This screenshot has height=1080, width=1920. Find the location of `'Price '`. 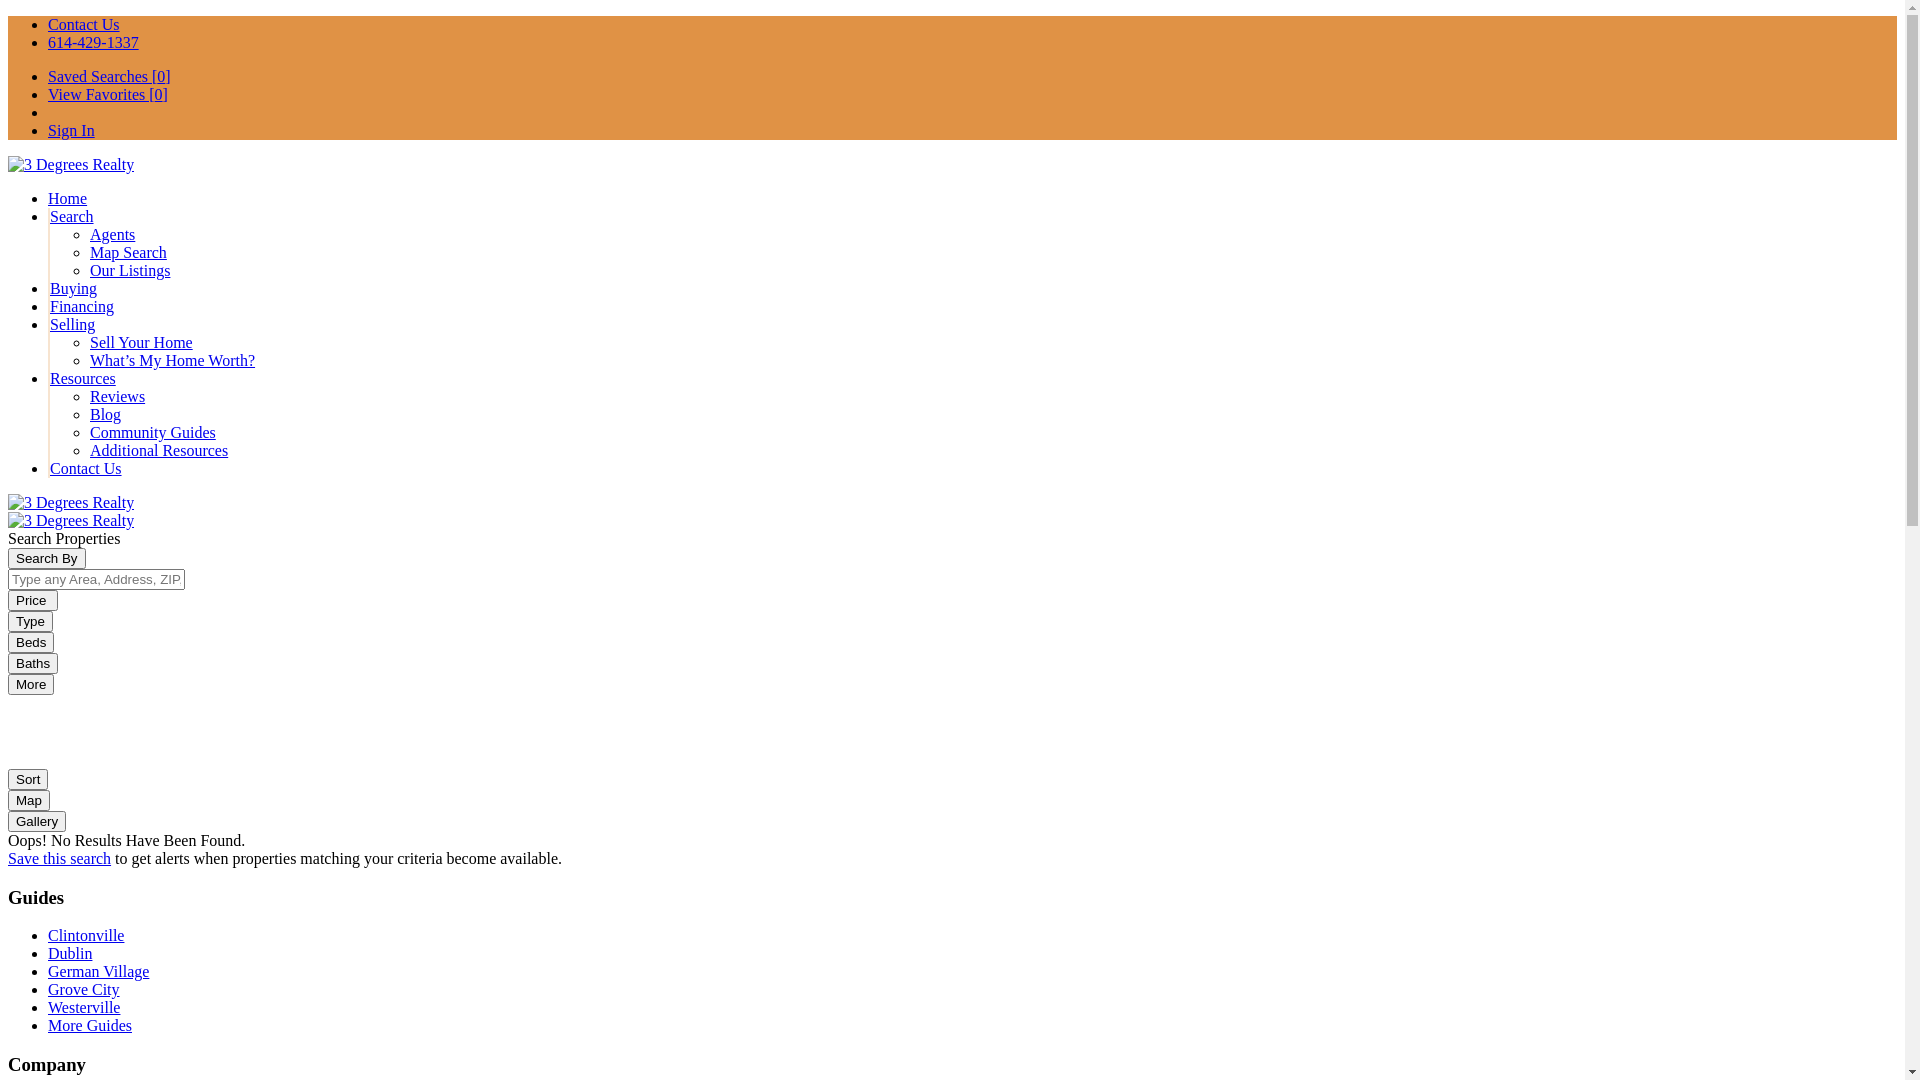

'Price ' is located at coordinates (33, 599).